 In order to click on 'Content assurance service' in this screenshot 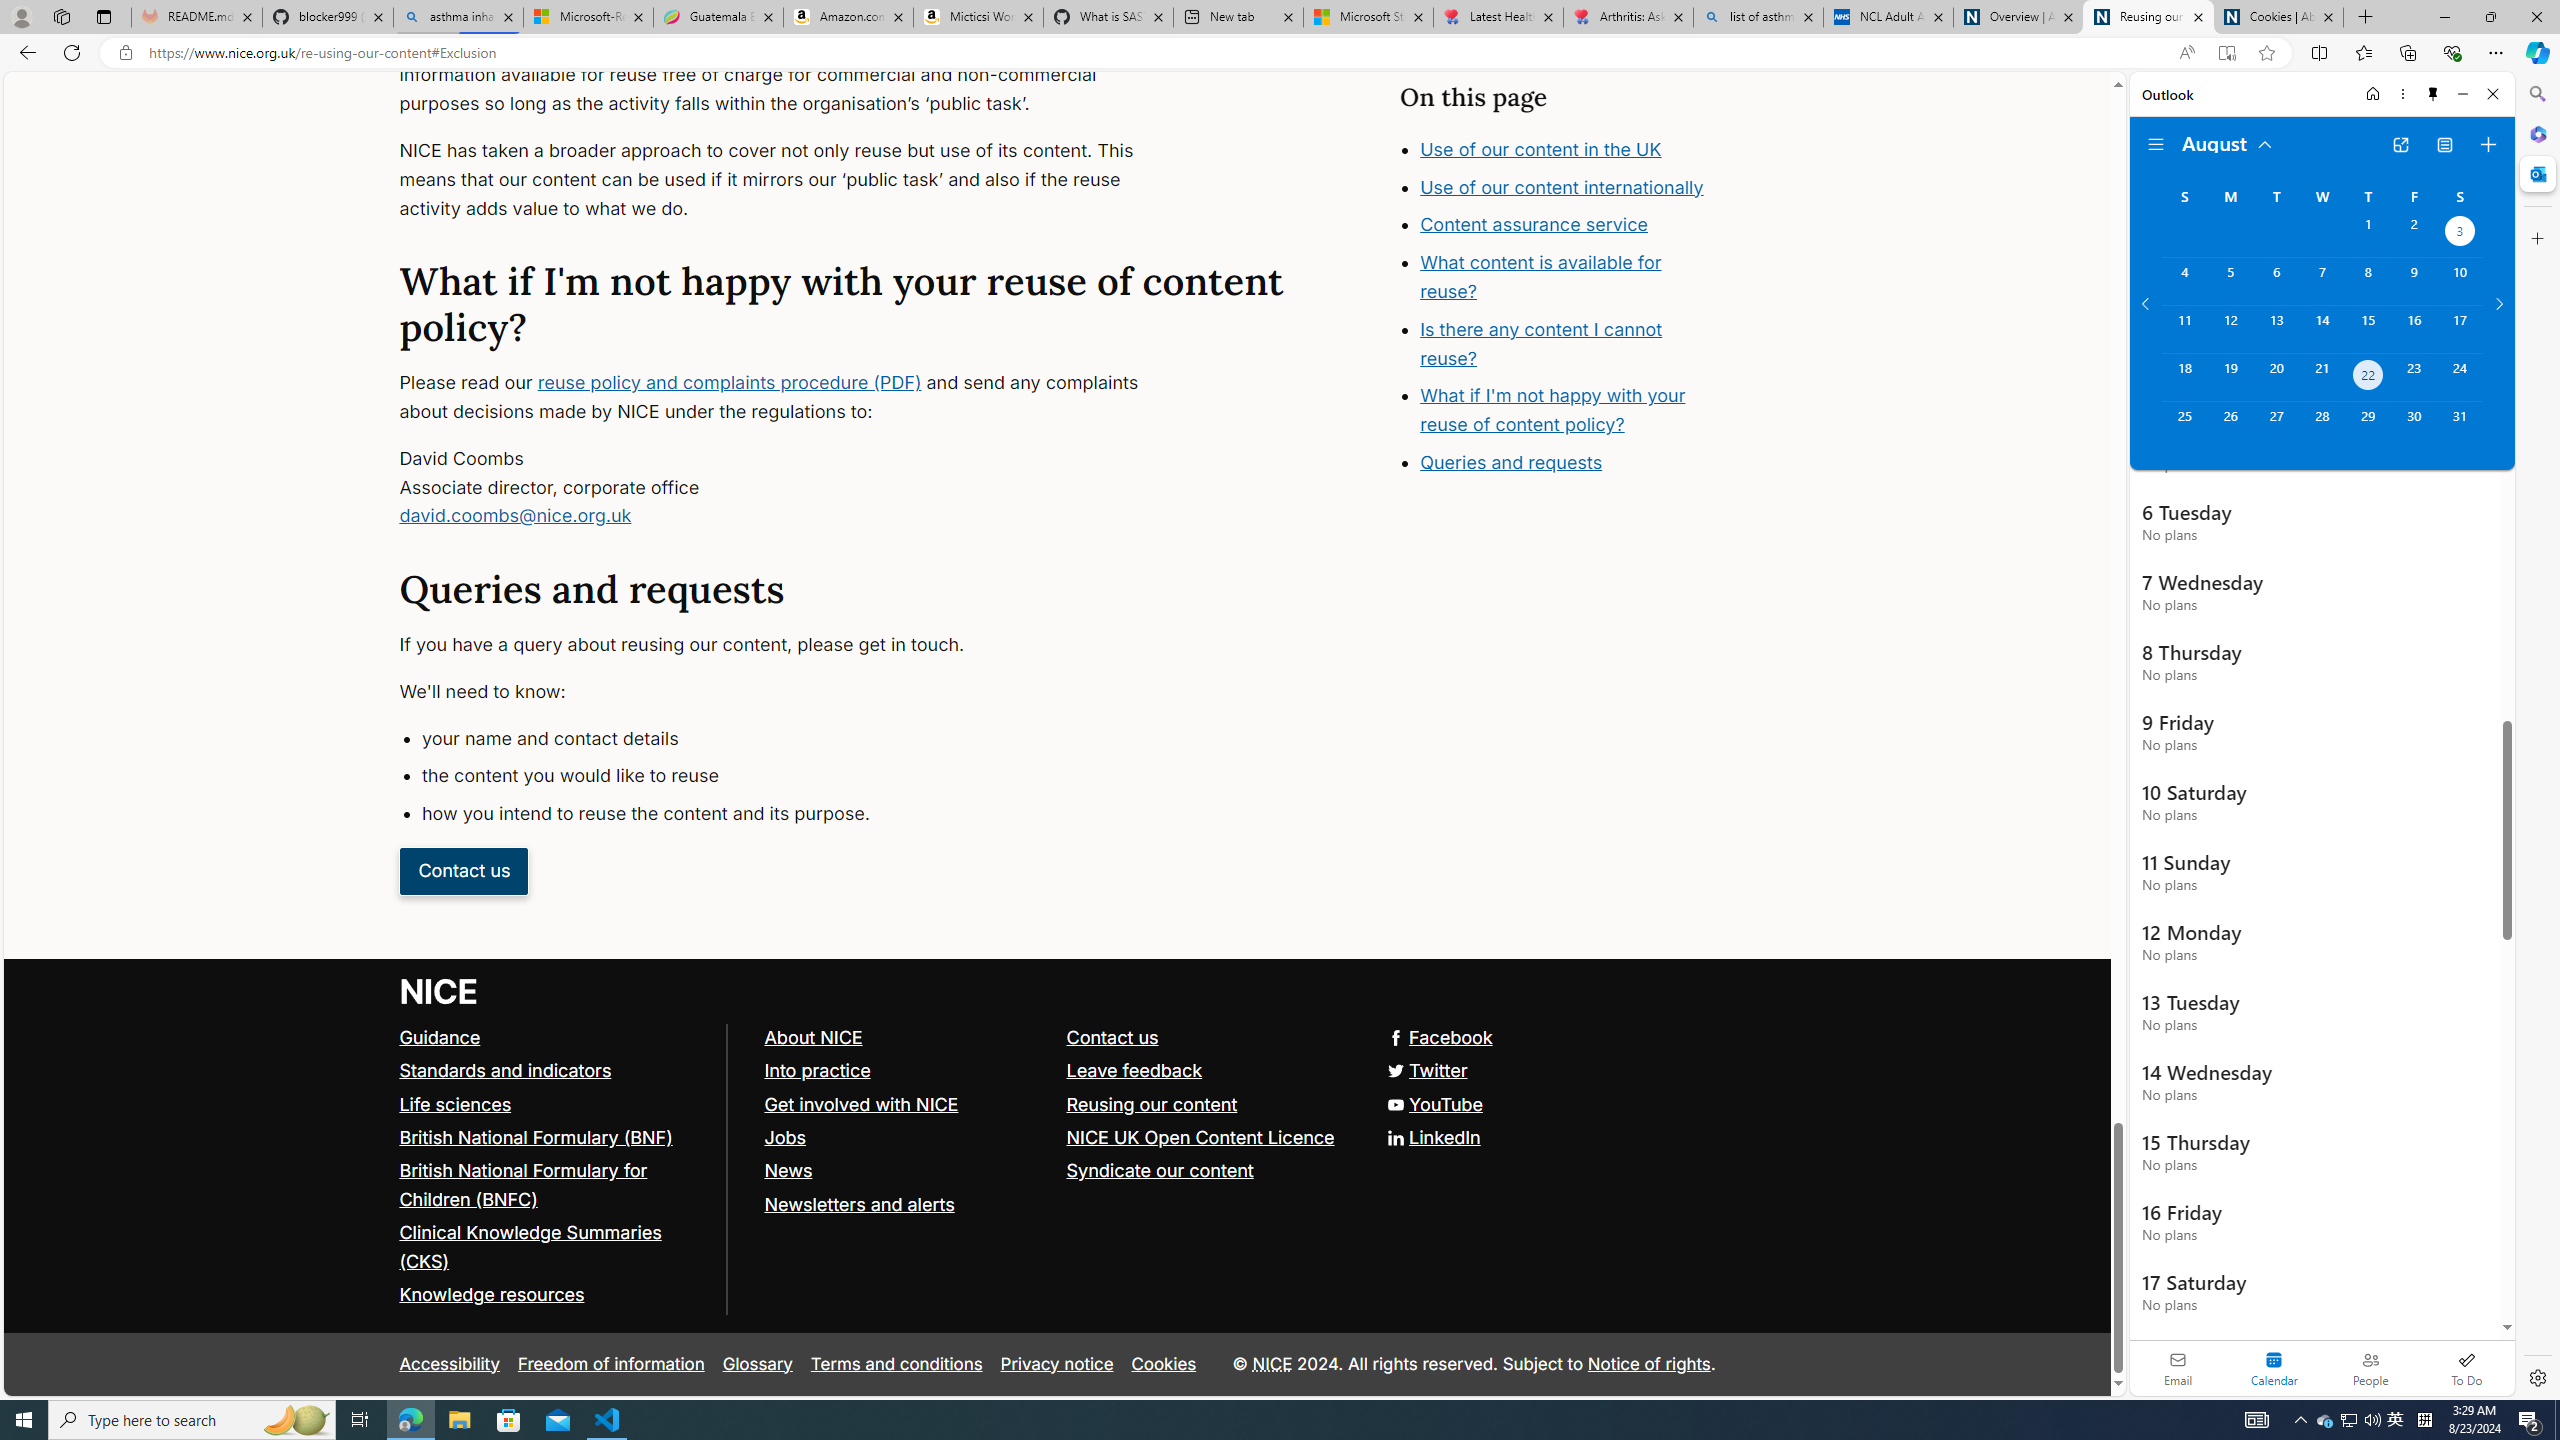, I will do `click(1533, 225)`.